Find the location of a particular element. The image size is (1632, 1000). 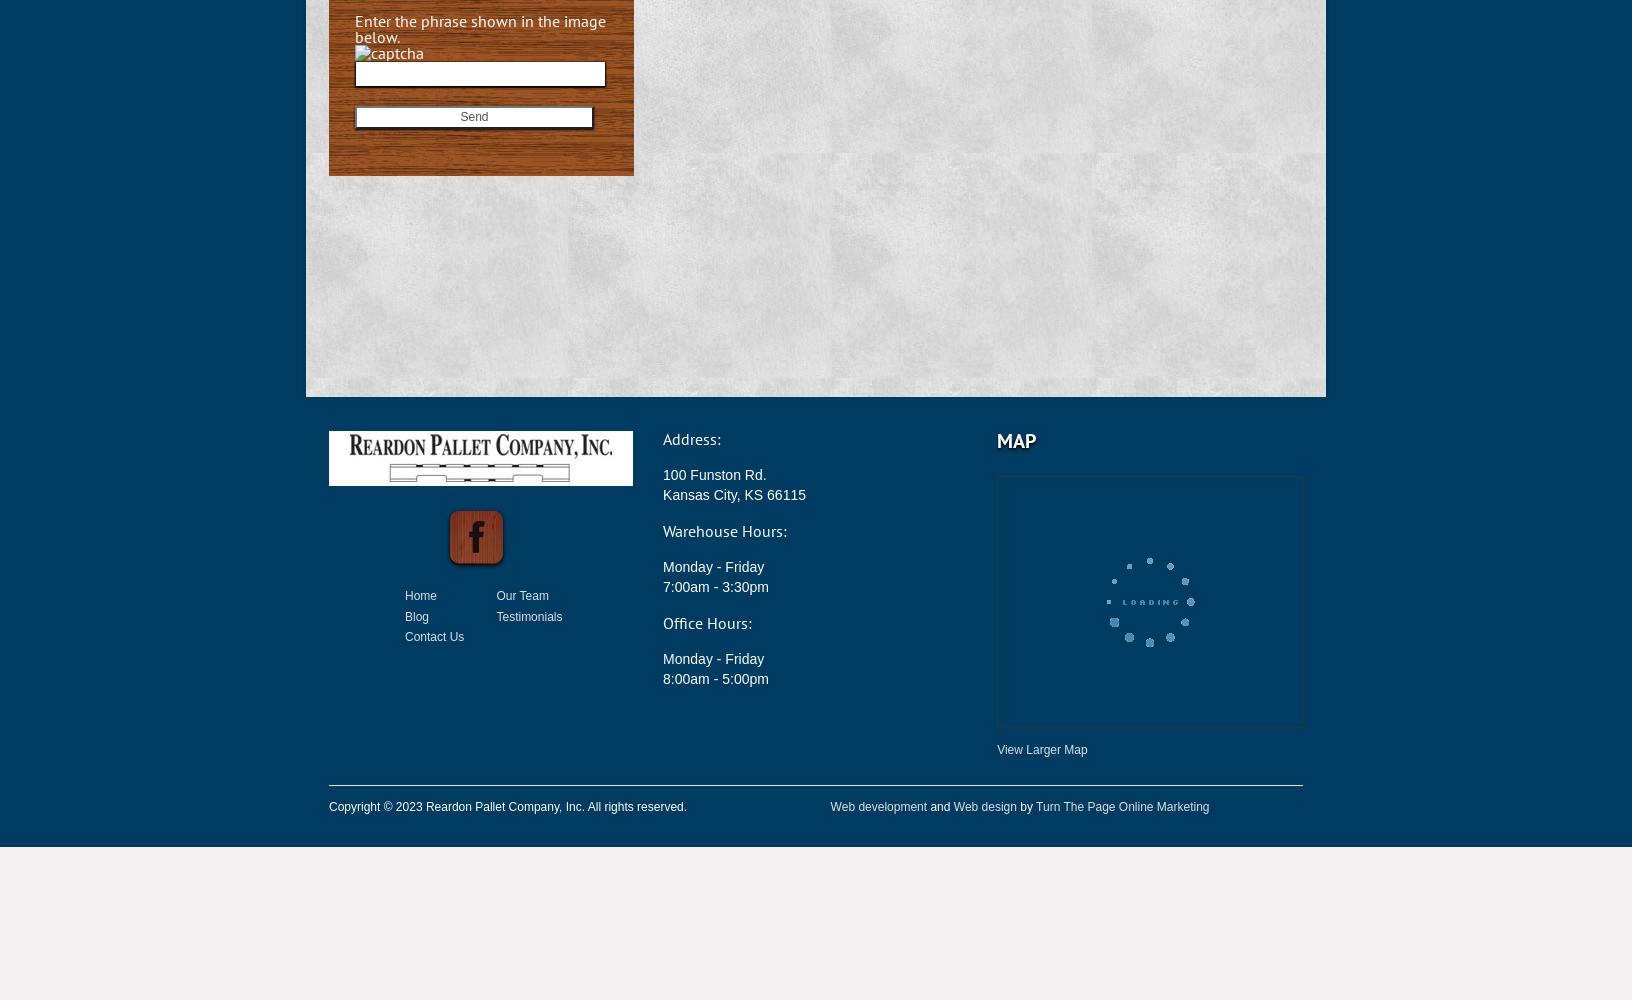

'Testimonials' is located at coordinates (528, 615).